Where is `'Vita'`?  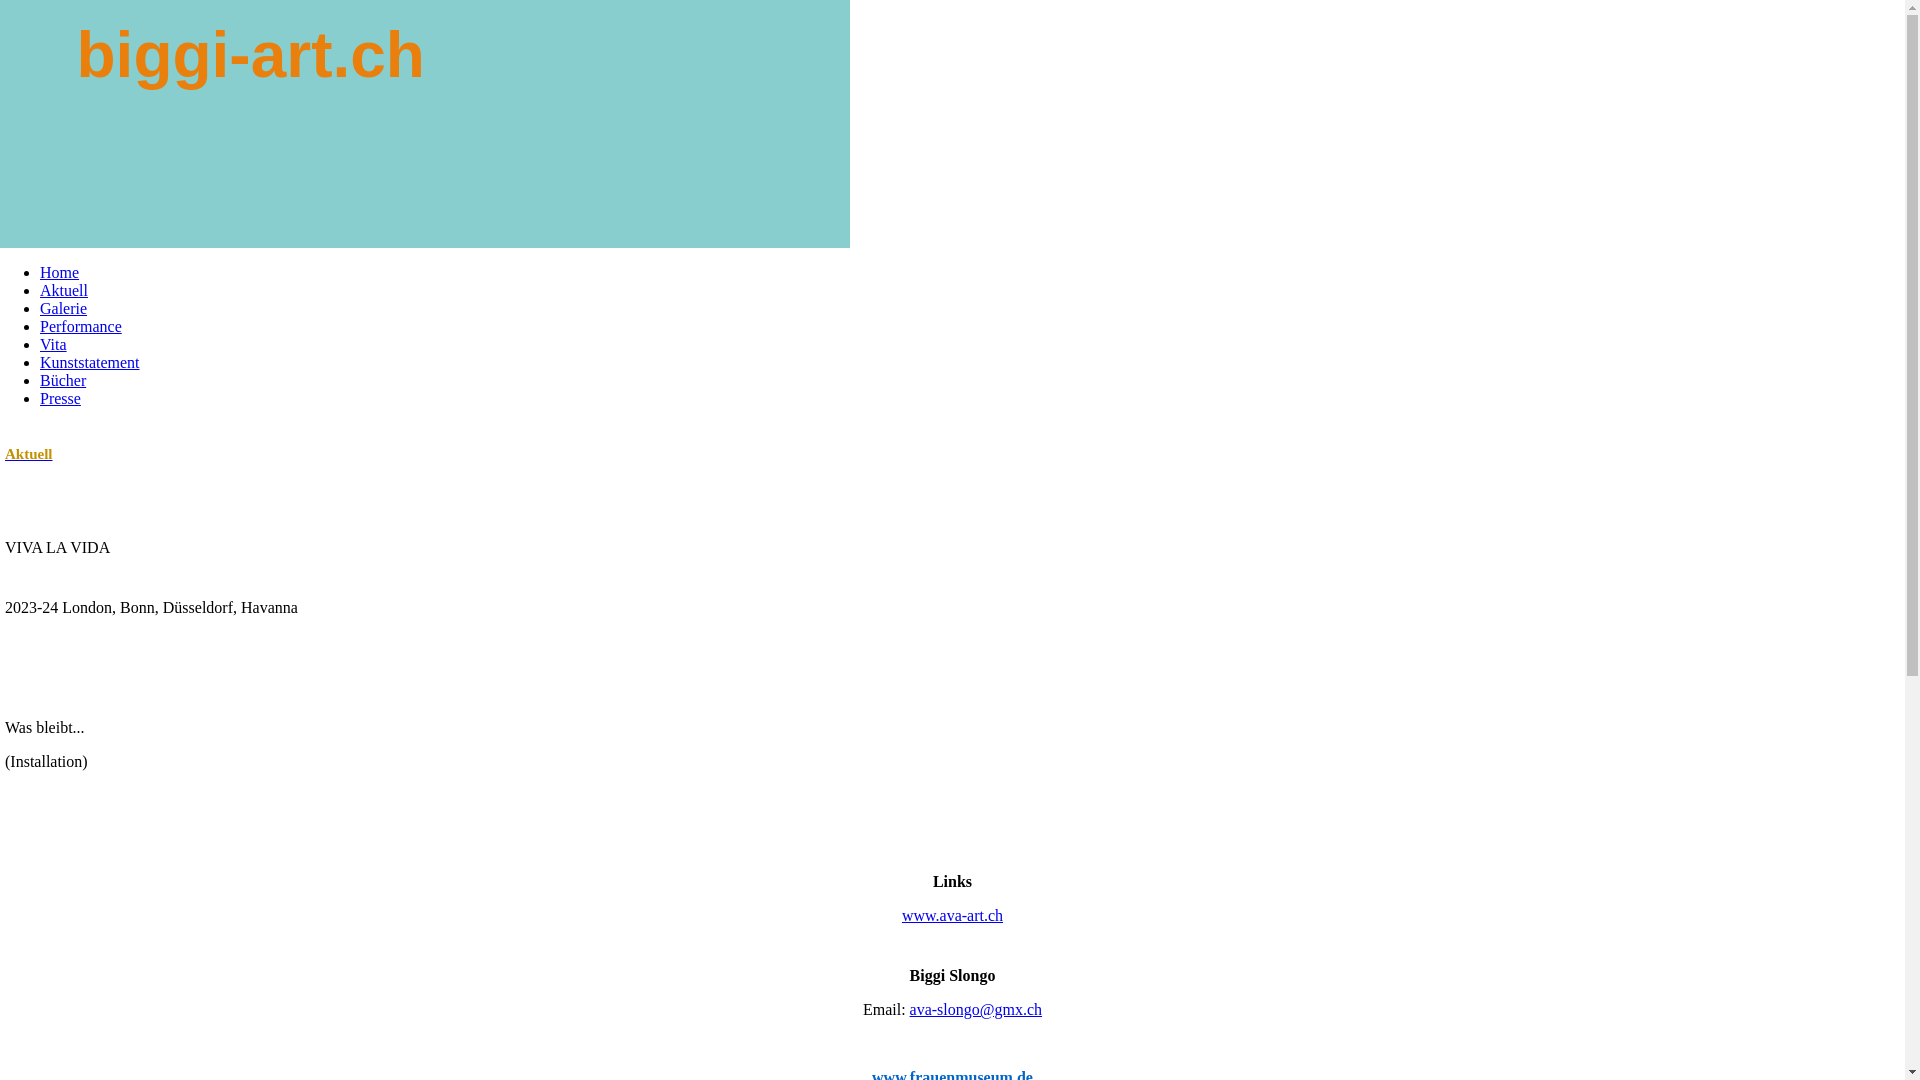
'Vita' is located at coordinates (53, 343).